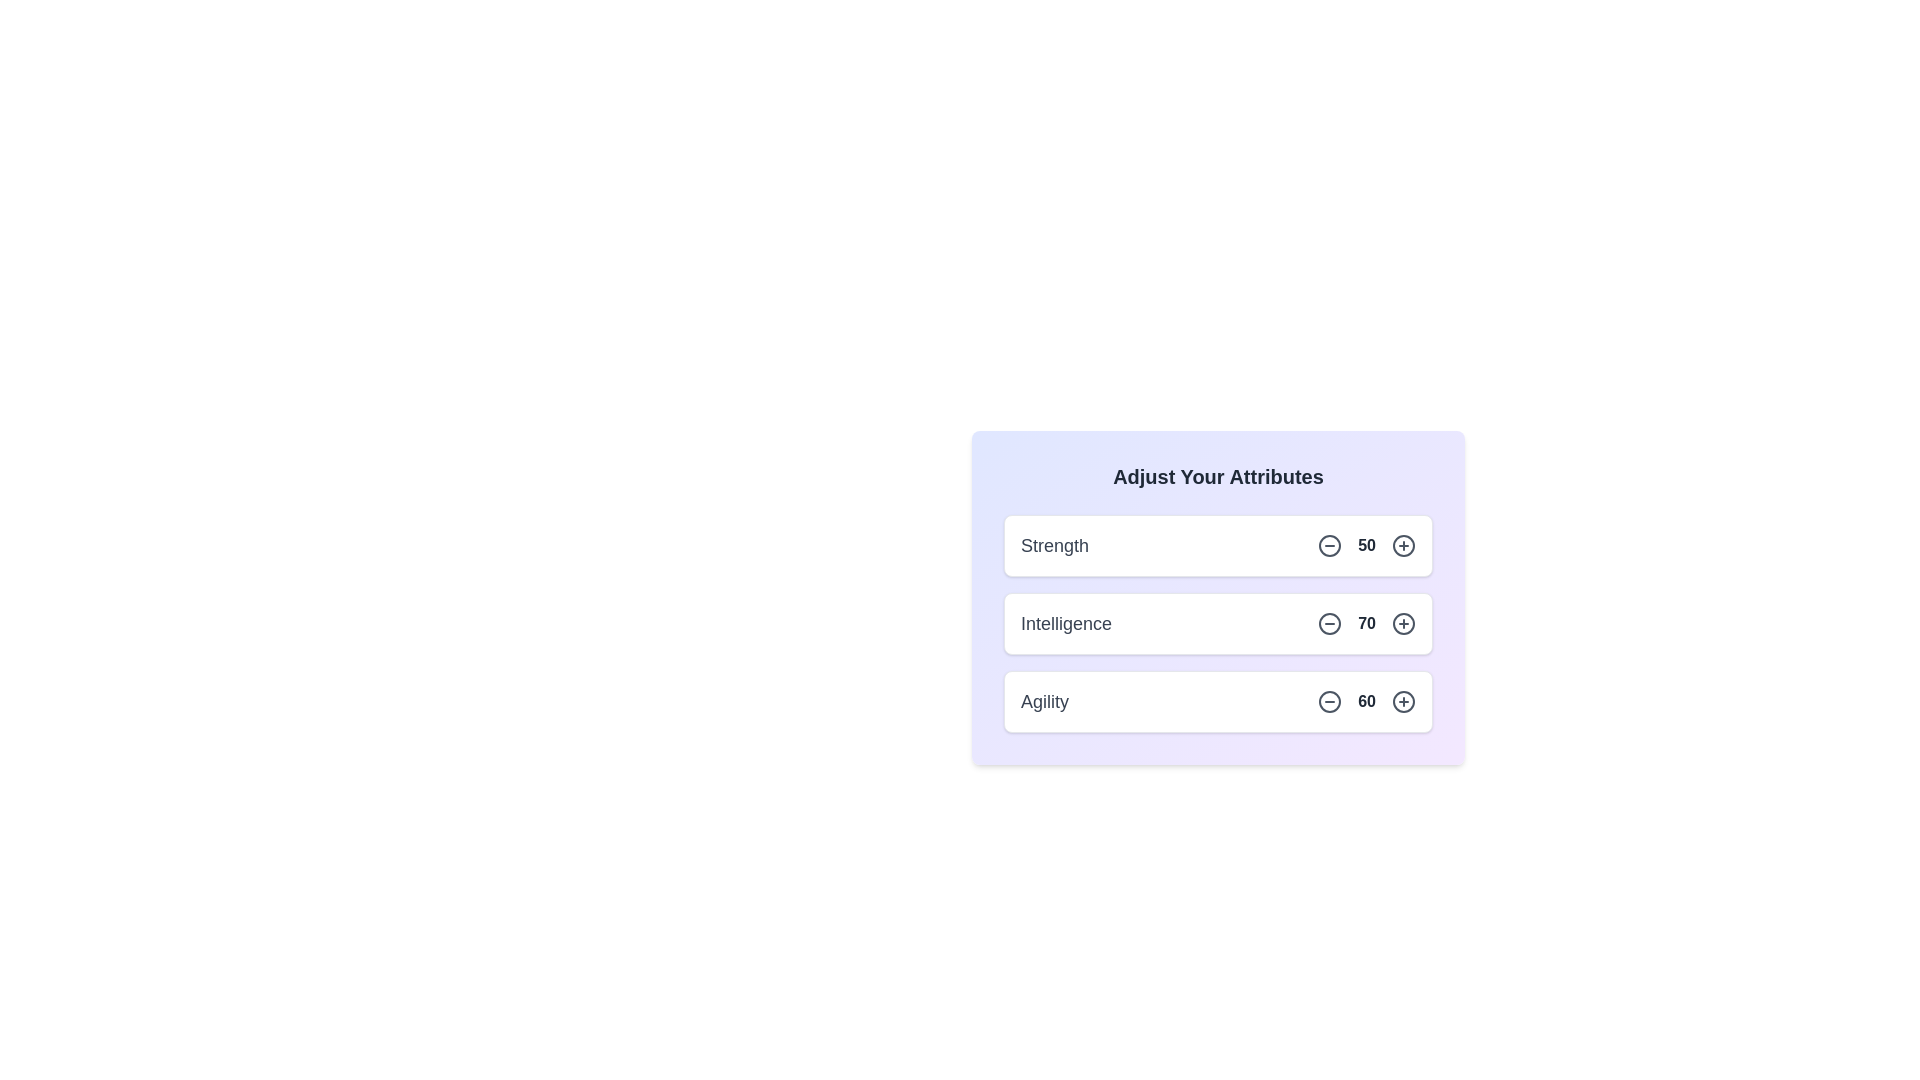  What do you see at coordinates (1402, 546) in the screenshot?
I see `the plus icon for the attribute Strength to increase its value` at bounding box center [1402, 546].